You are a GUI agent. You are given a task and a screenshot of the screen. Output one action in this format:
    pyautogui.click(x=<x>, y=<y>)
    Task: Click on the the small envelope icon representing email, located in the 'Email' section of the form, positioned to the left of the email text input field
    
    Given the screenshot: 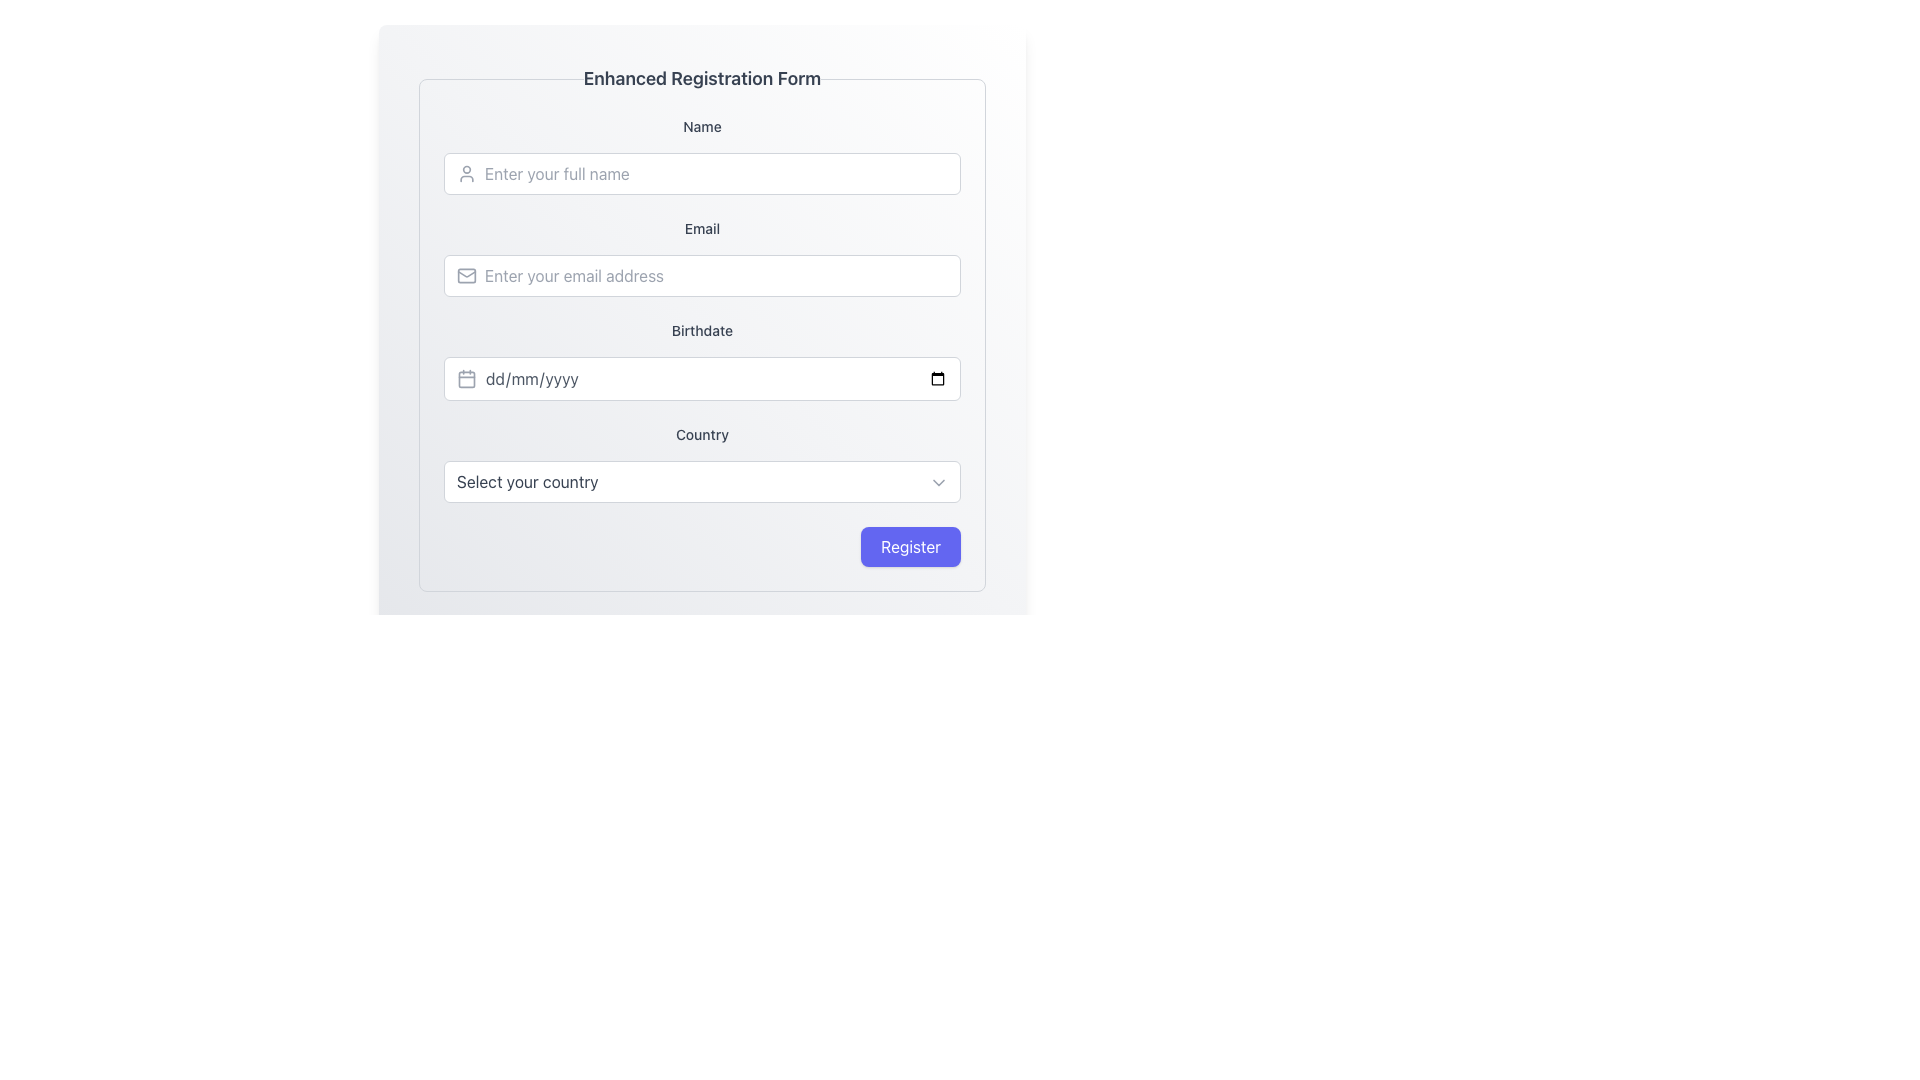 What is the action you would take?
    pyautogui.click(x=465, y=276)
    